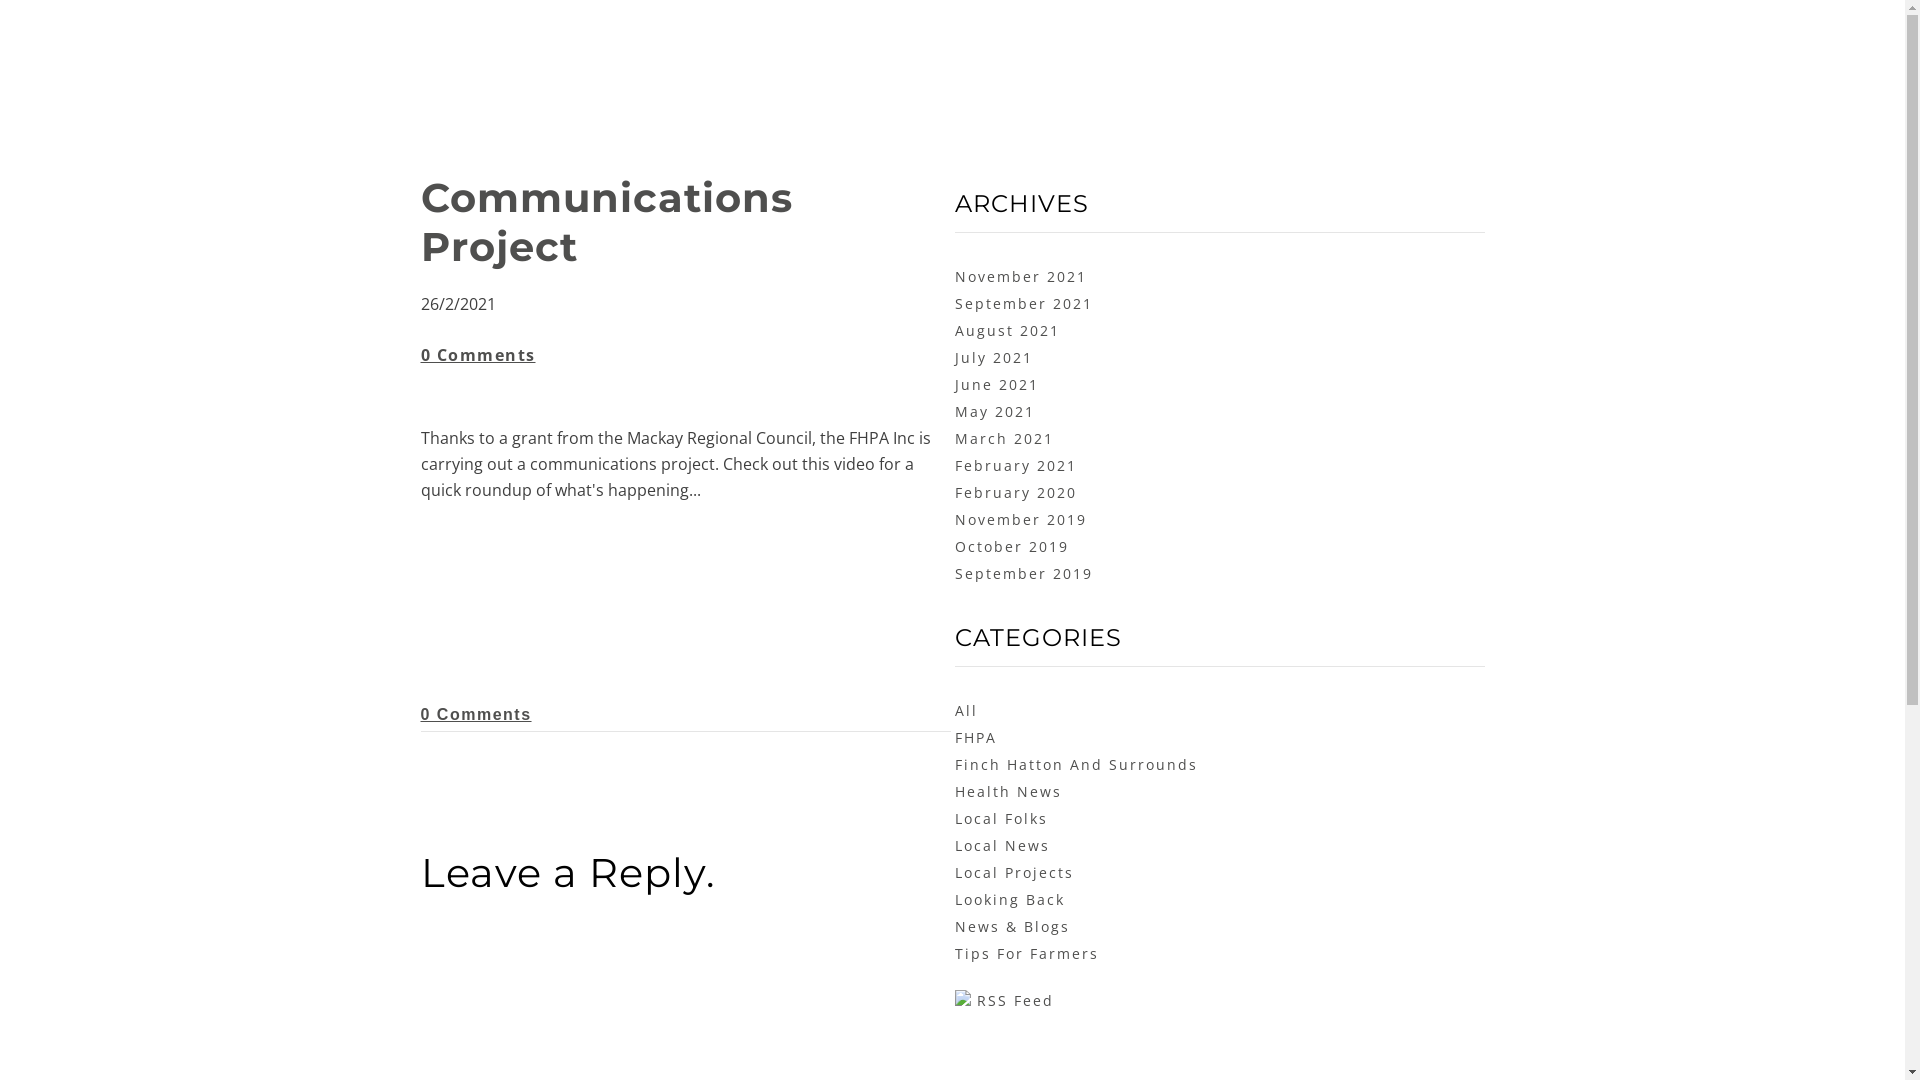 The height and width of the screenshot is (1080, 1920). I want to click on 'News & Blogs', so click(1011, 926).